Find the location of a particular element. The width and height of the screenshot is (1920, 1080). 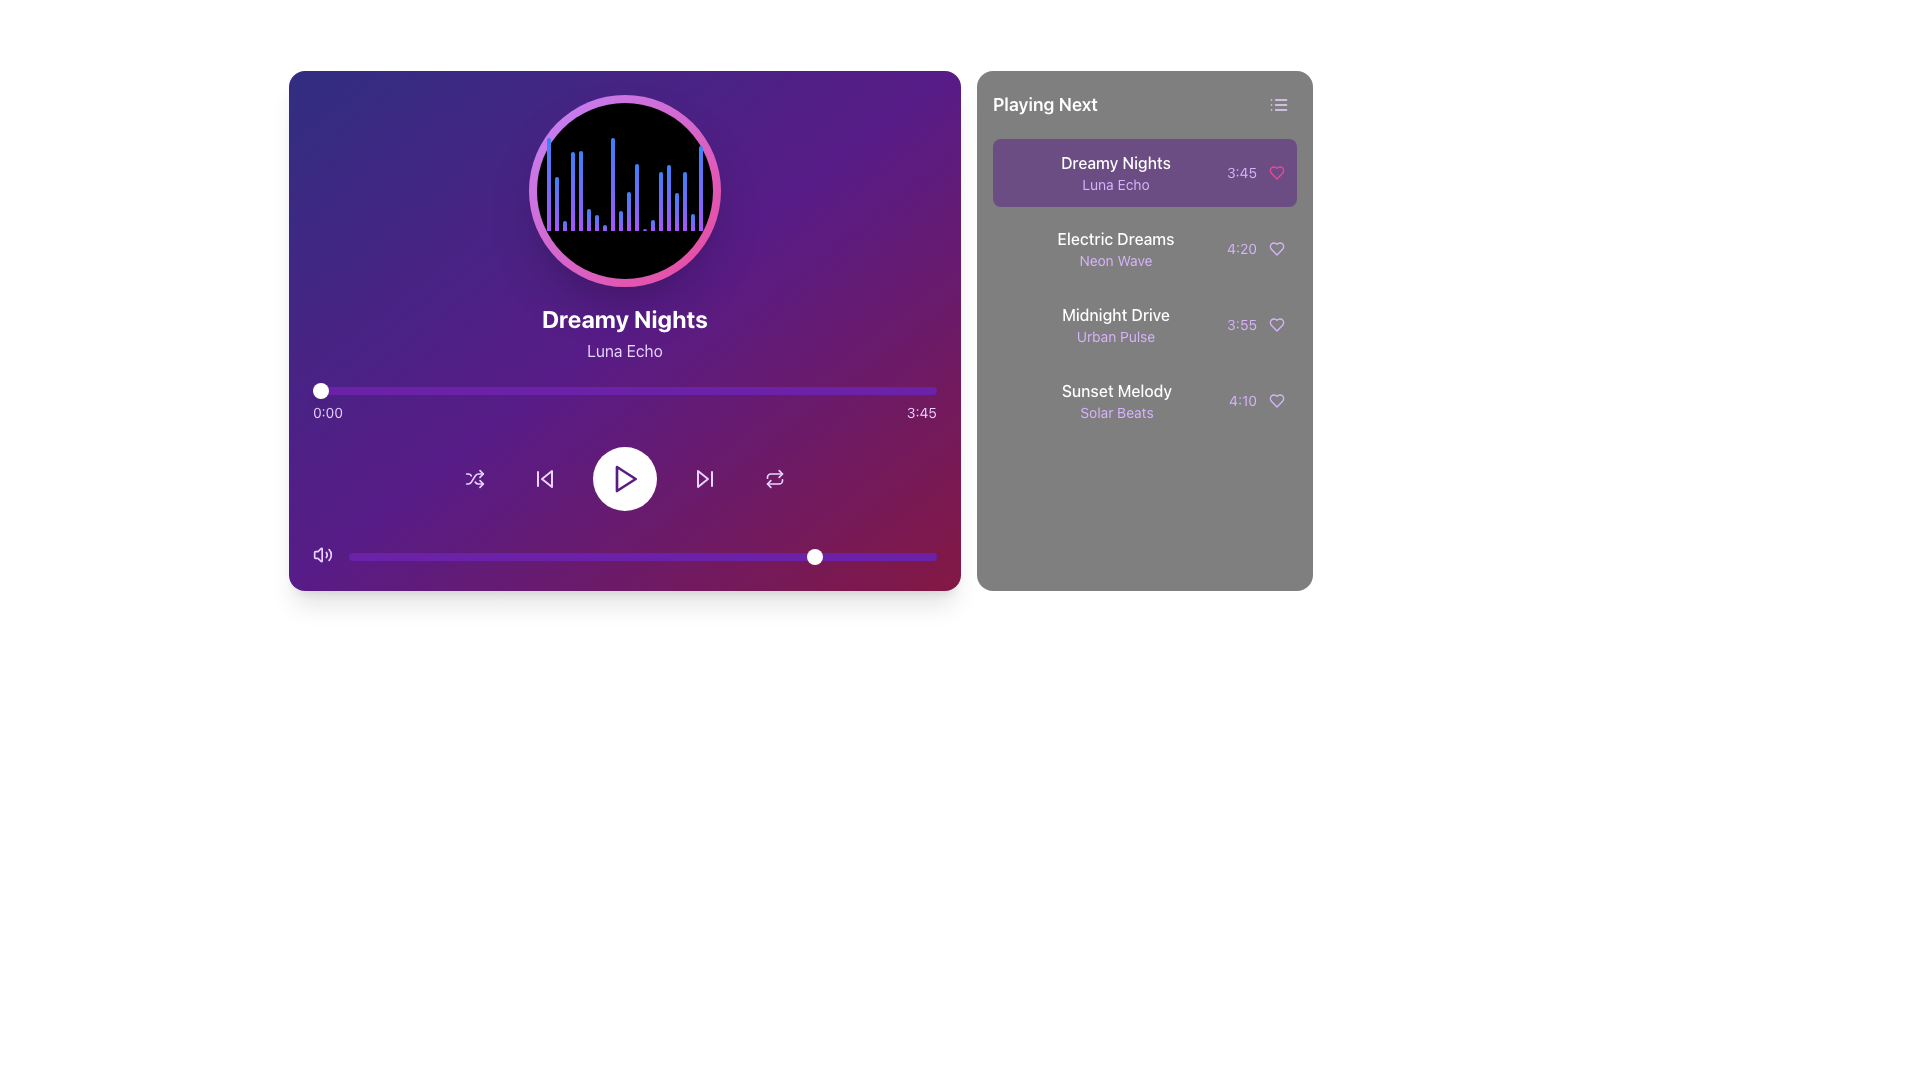

the seventeenth visual bar representation within the graphical chart or equalizer, which is part of the audio track's frequency visualization is located at coordinates (684, 201).